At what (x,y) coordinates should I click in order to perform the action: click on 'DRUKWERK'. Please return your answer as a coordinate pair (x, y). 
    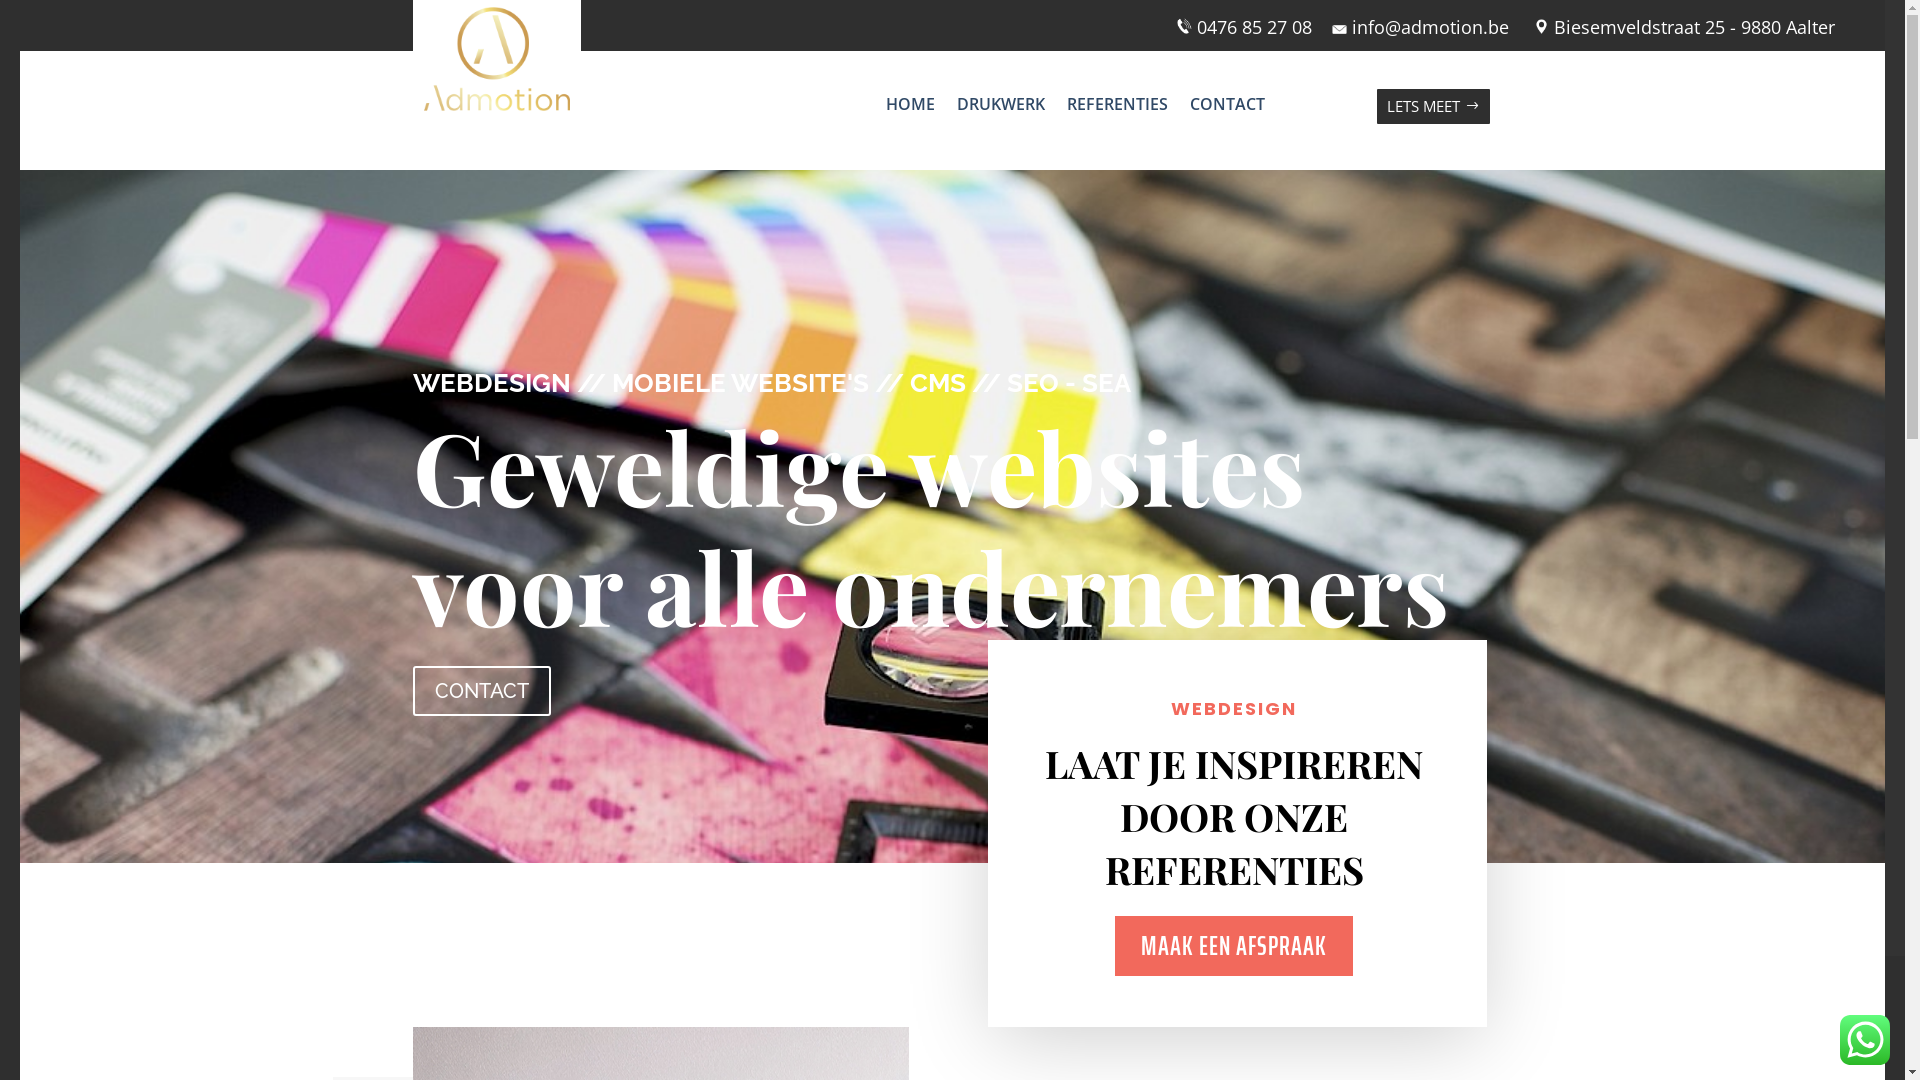
    Looking at the image, I should click on (1001, 108).